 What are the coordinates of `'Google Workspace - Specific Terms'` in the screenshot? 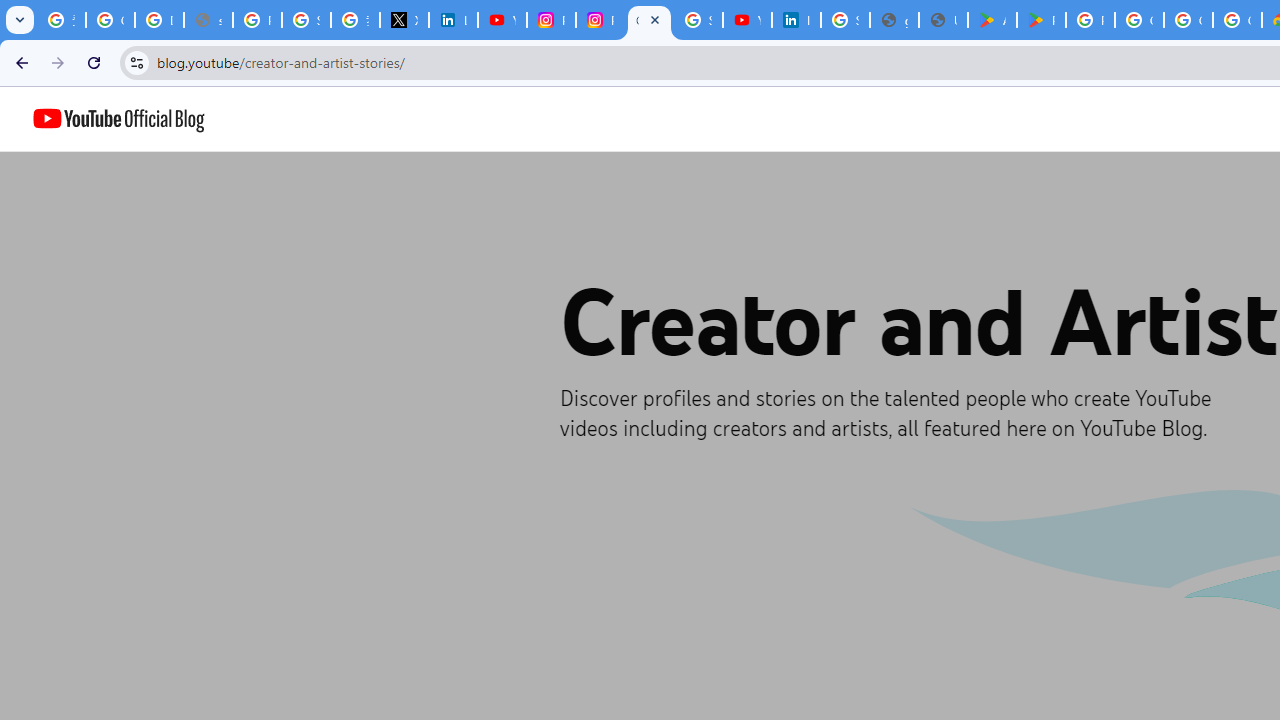 It's located at (1188, 20).